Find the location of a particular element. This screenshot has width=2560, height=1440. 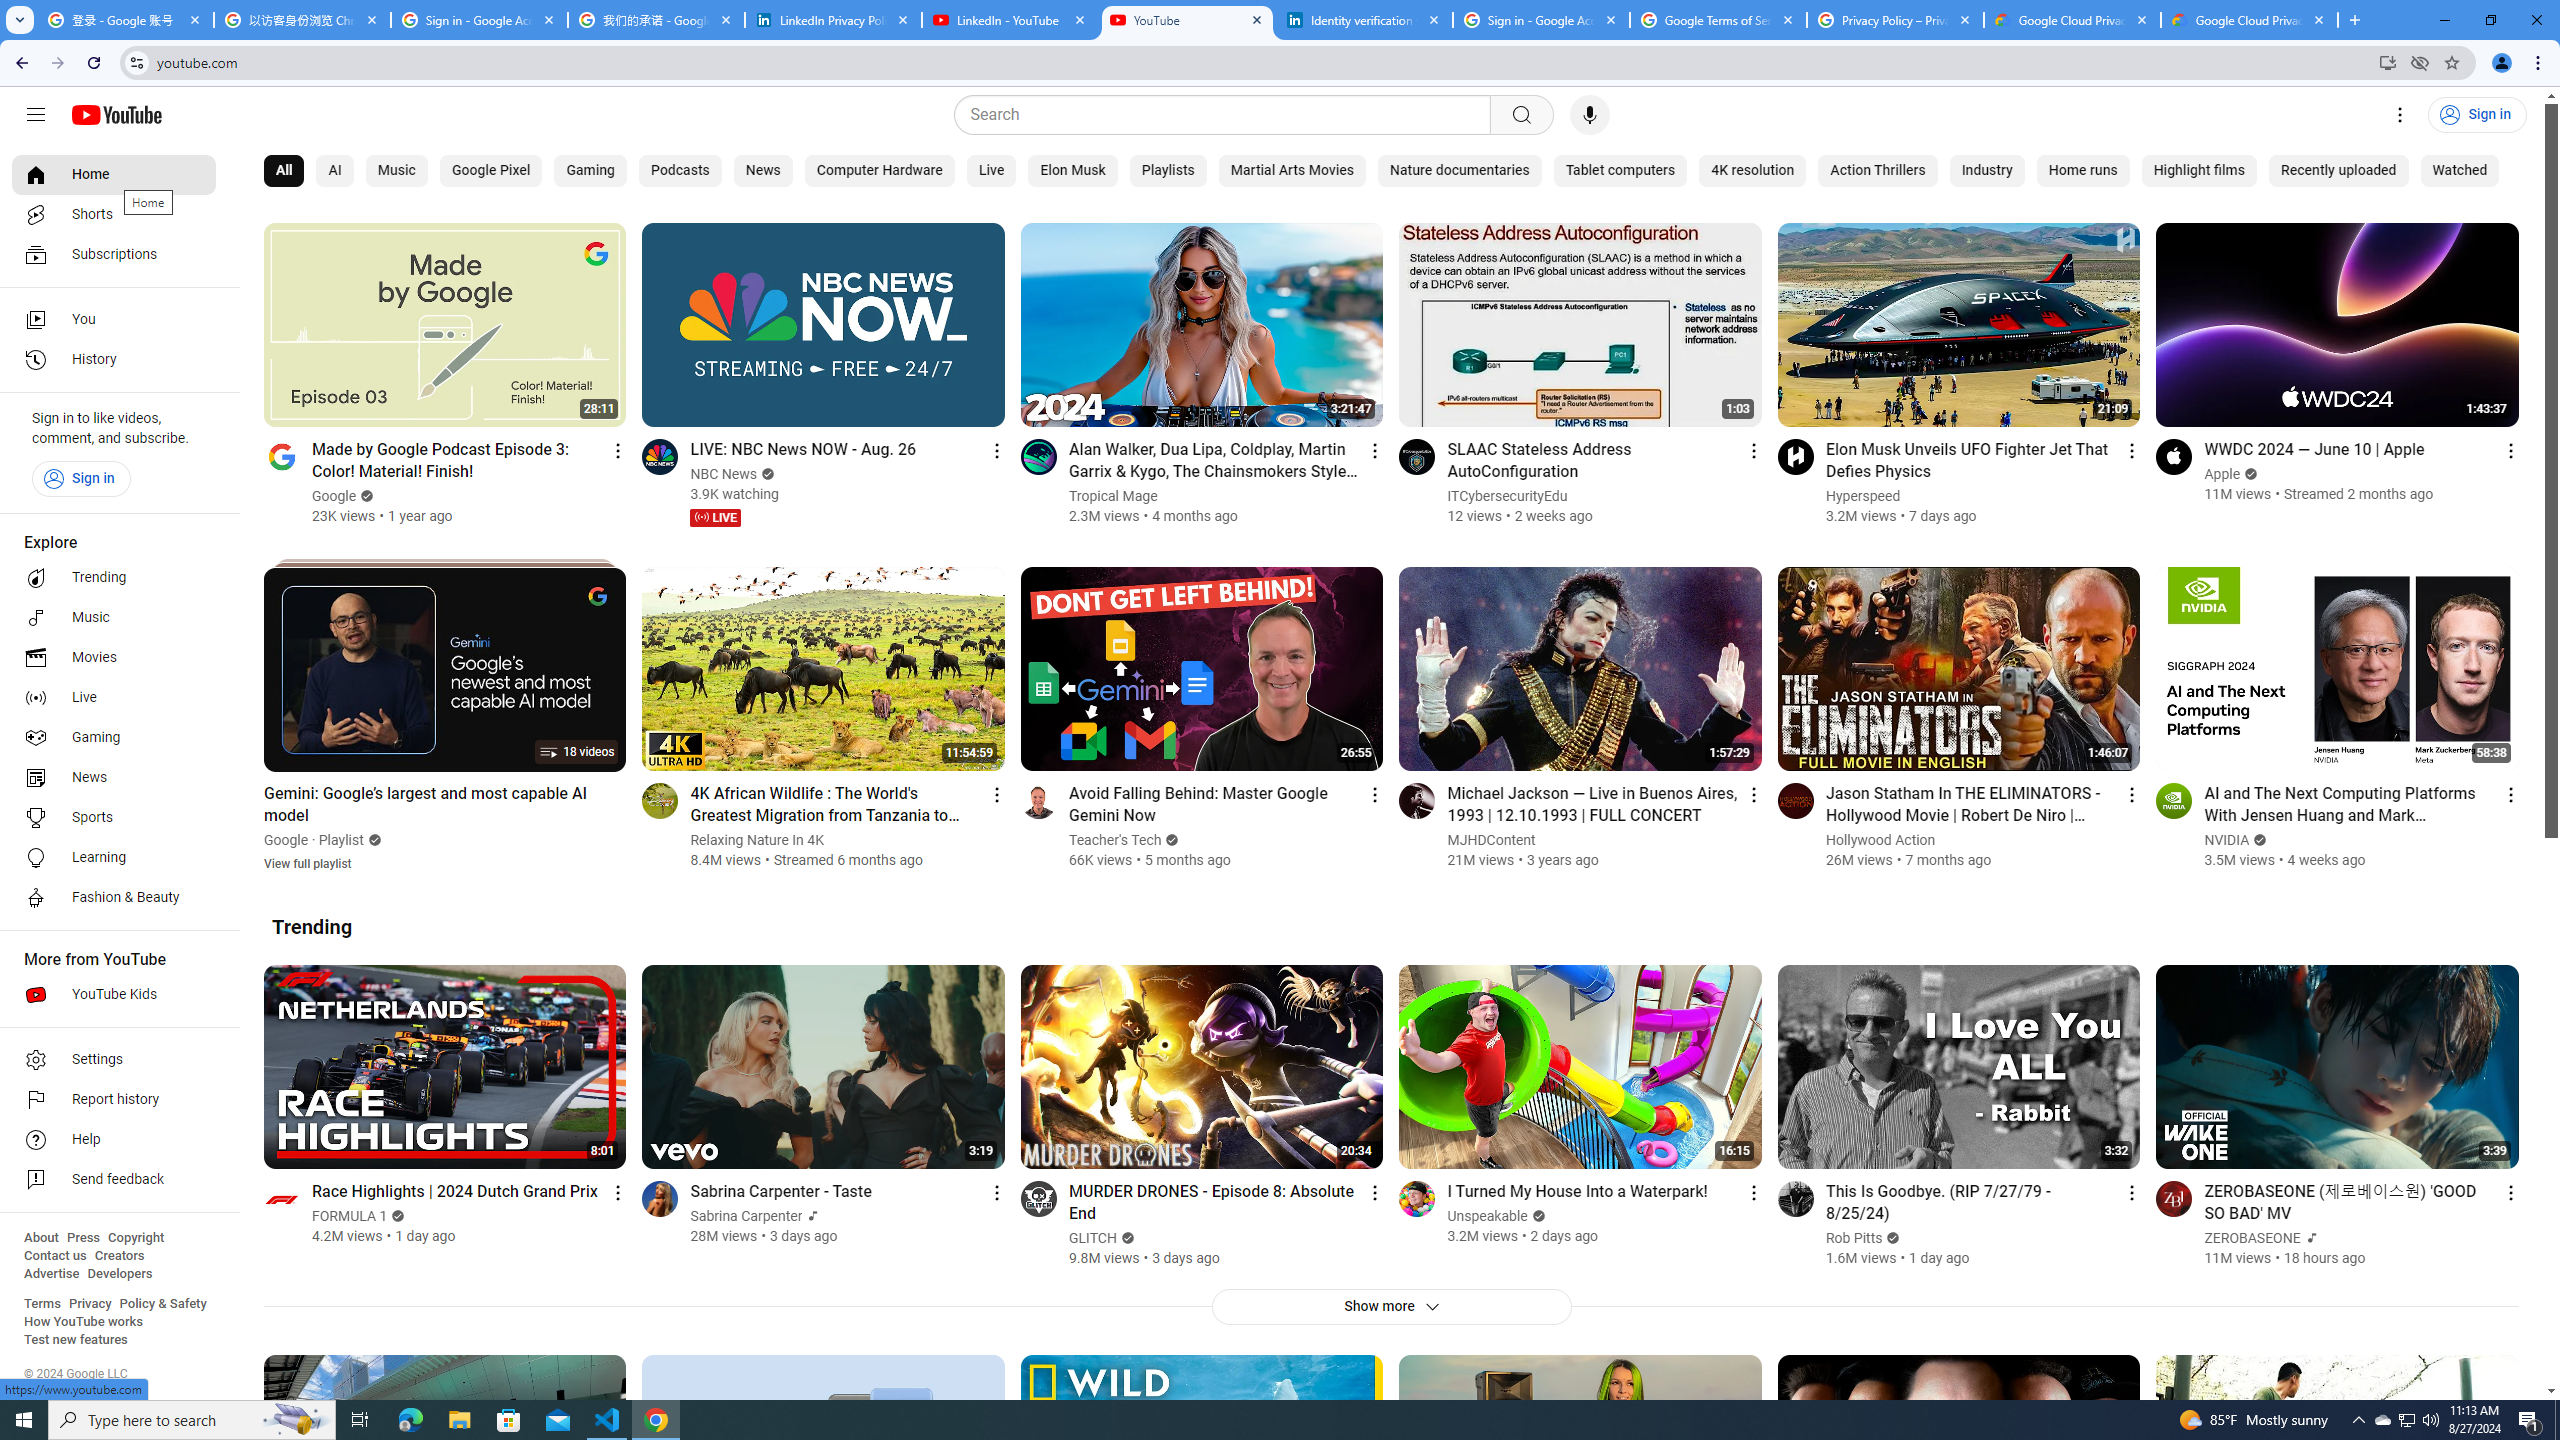

'GLITCH' is located at coordinates (1092, 1237).